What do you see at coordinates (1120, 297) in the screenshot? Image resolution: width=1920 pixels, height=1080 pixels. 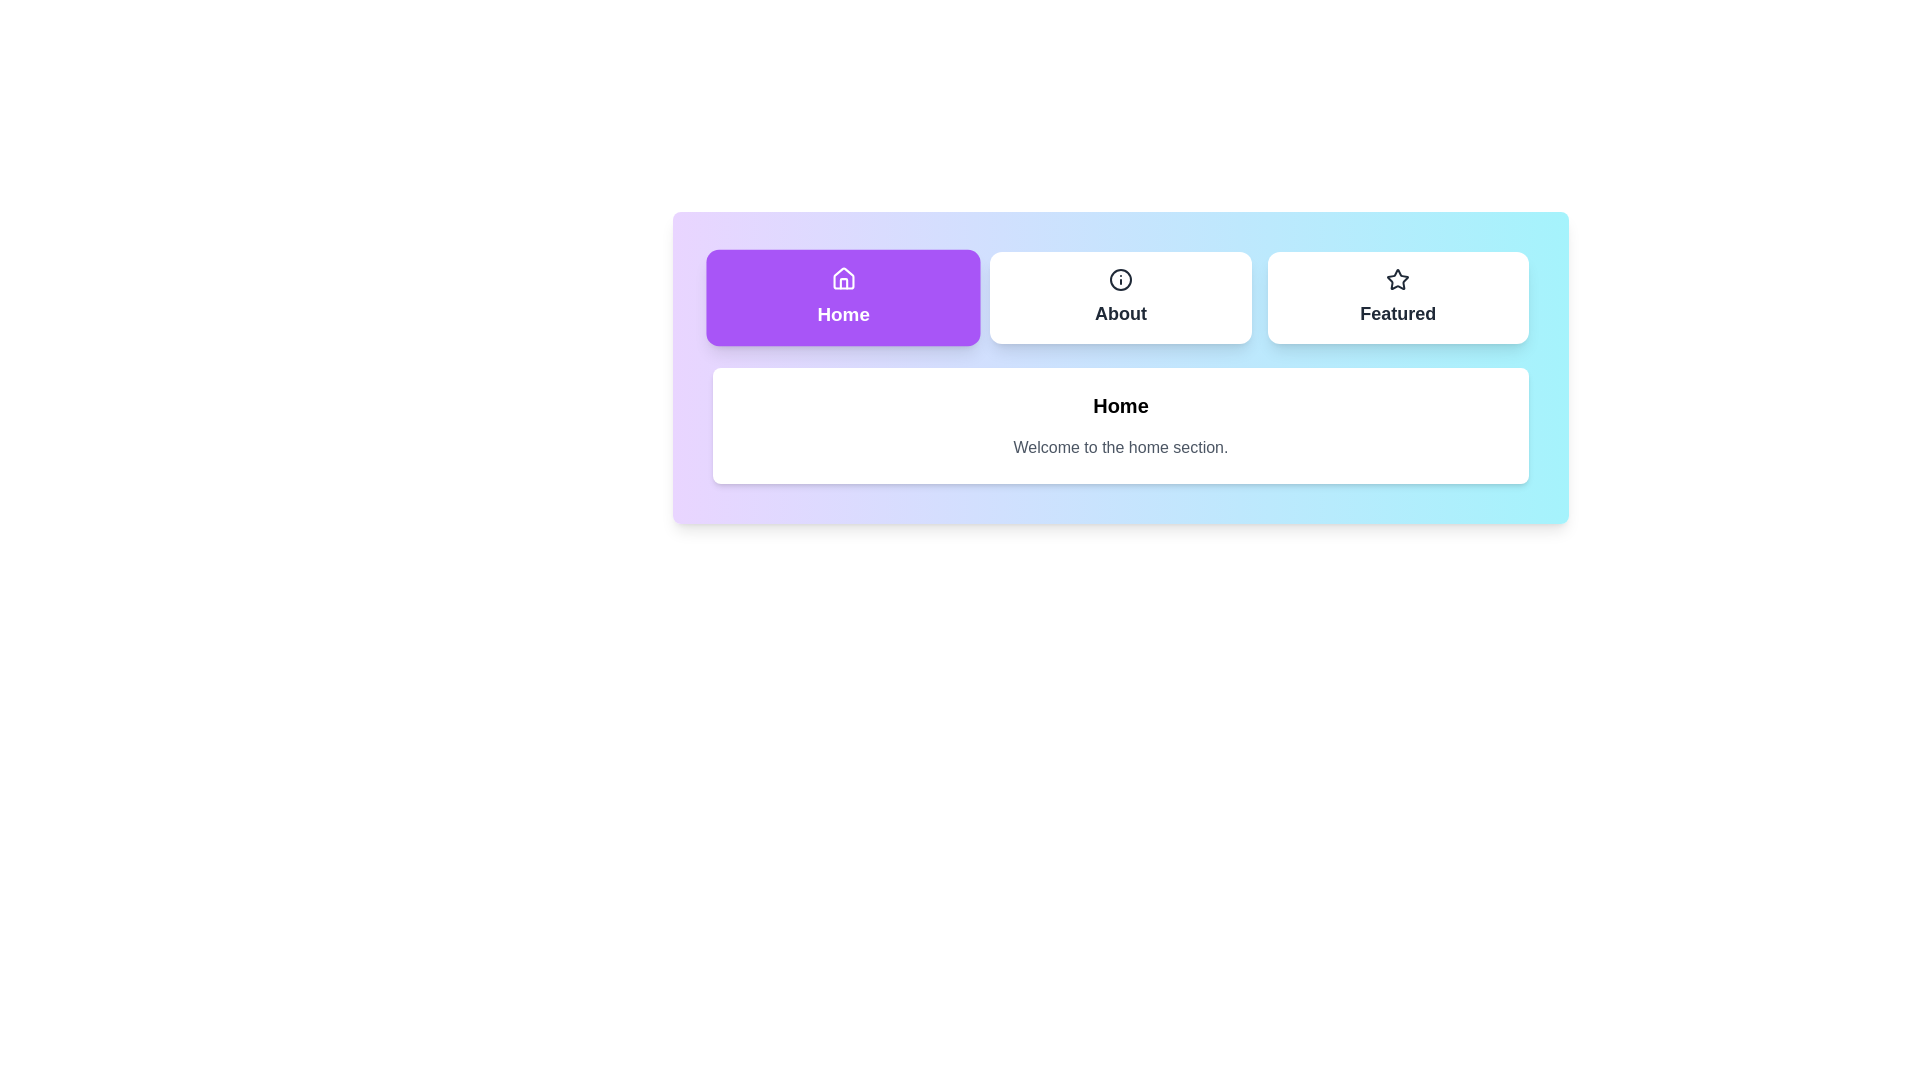 I see `the About tab to observe the hover effect` at bounding box center [1120, 297].